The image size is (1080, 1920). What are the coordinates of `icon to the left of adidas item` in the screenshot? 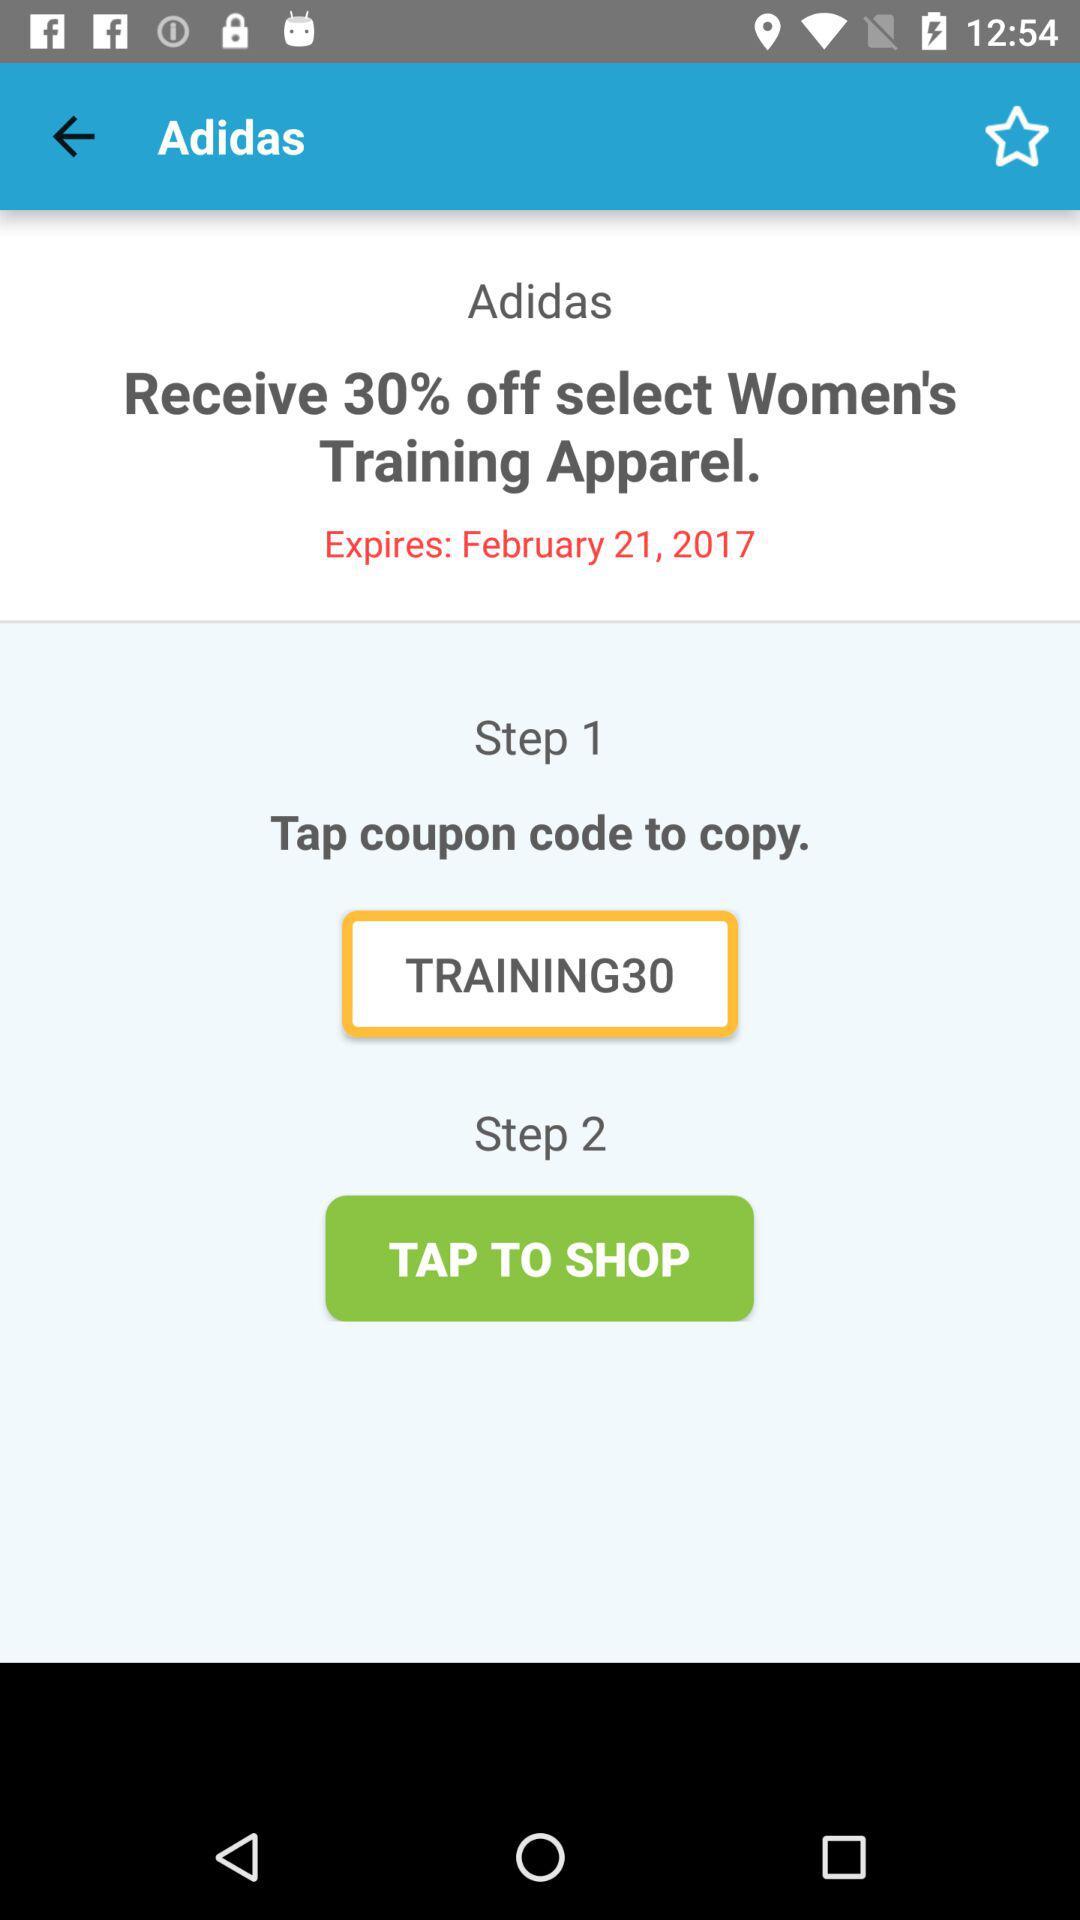 It's located at (72, 135).